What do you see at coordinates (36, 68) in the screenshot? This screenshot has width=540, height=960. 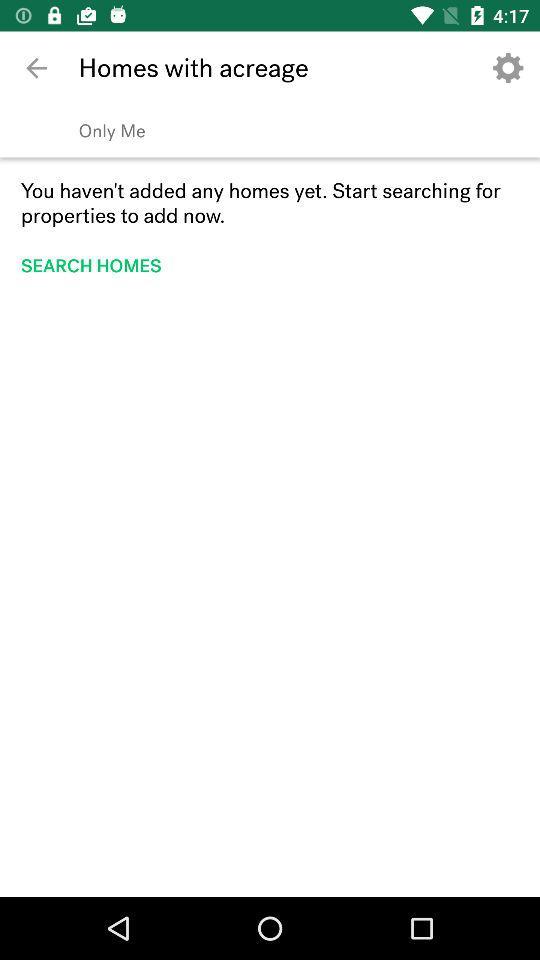 I see `app next to the homes with acreage app` at bounding box center [36, 68].